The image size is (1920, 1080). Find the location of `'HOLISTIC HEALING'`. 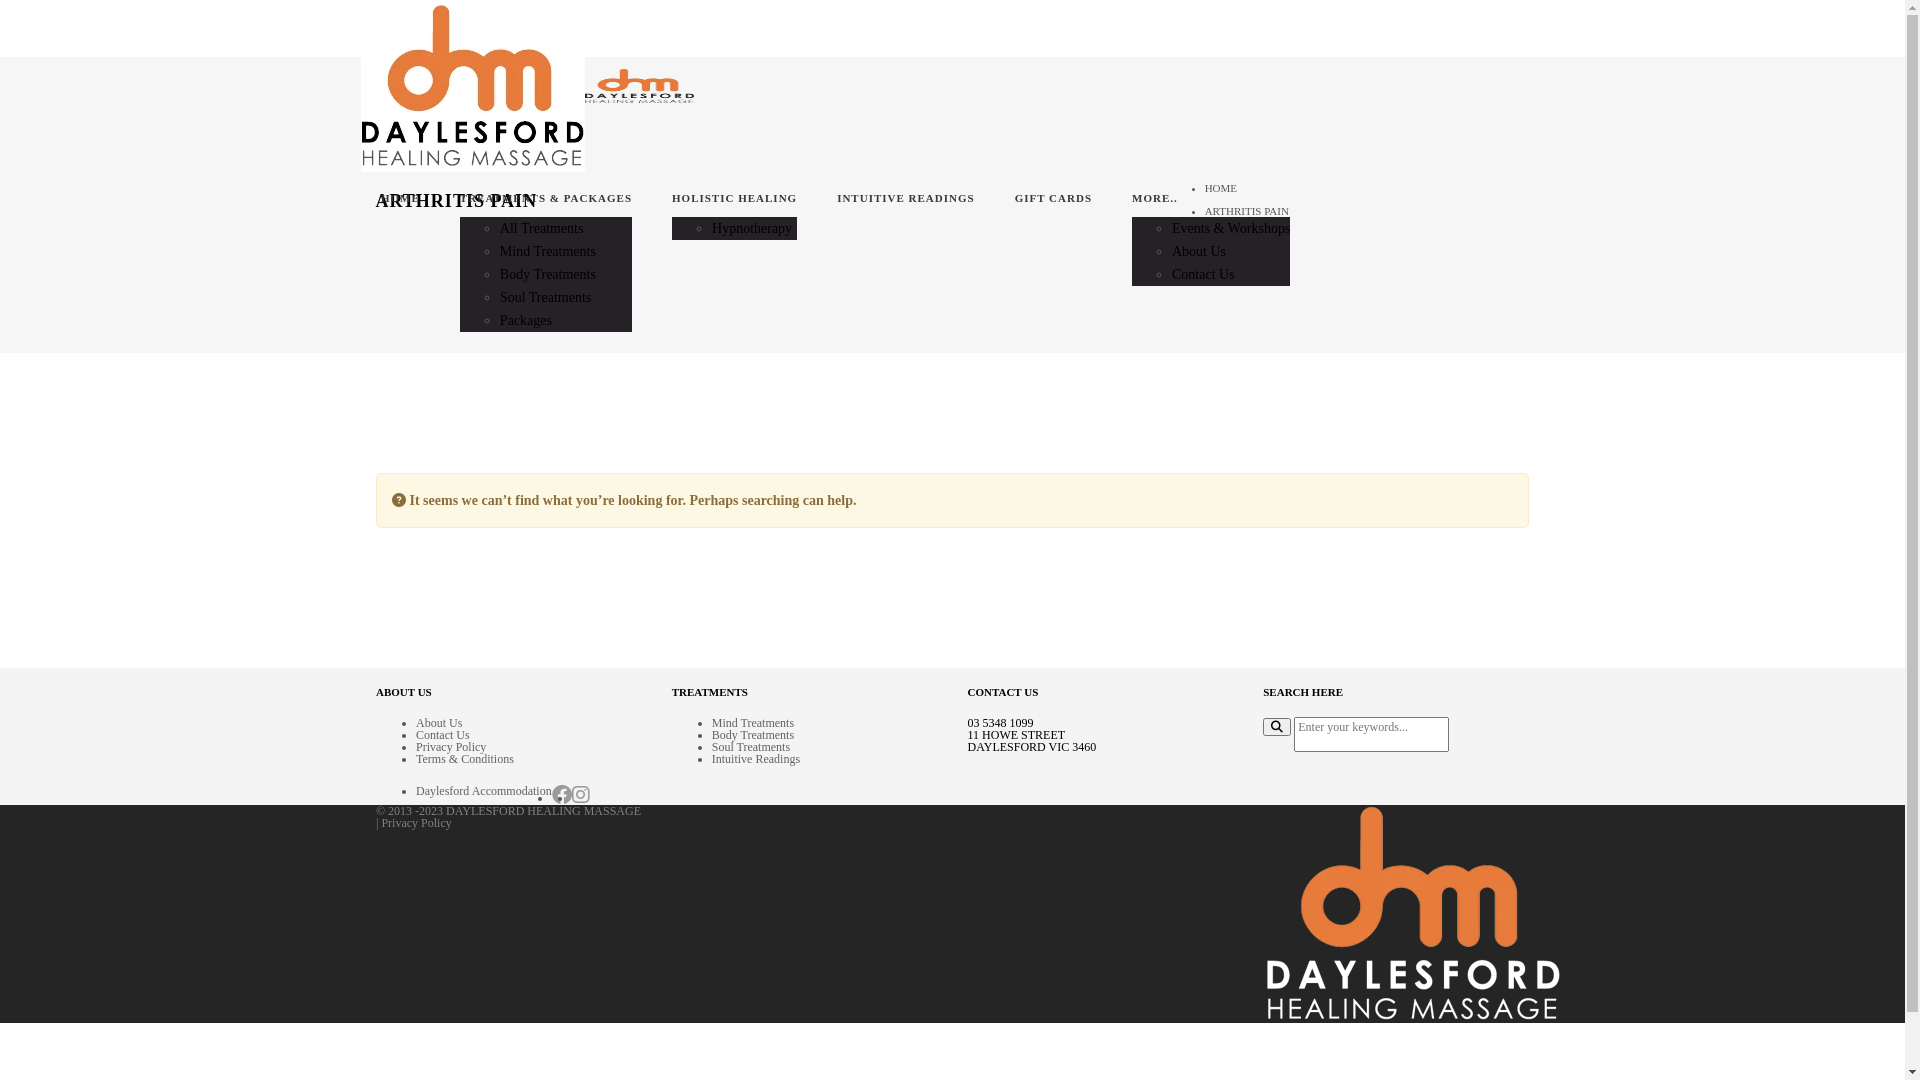

'HOLISTIC HEALING' is located at coordinates (672, 199).